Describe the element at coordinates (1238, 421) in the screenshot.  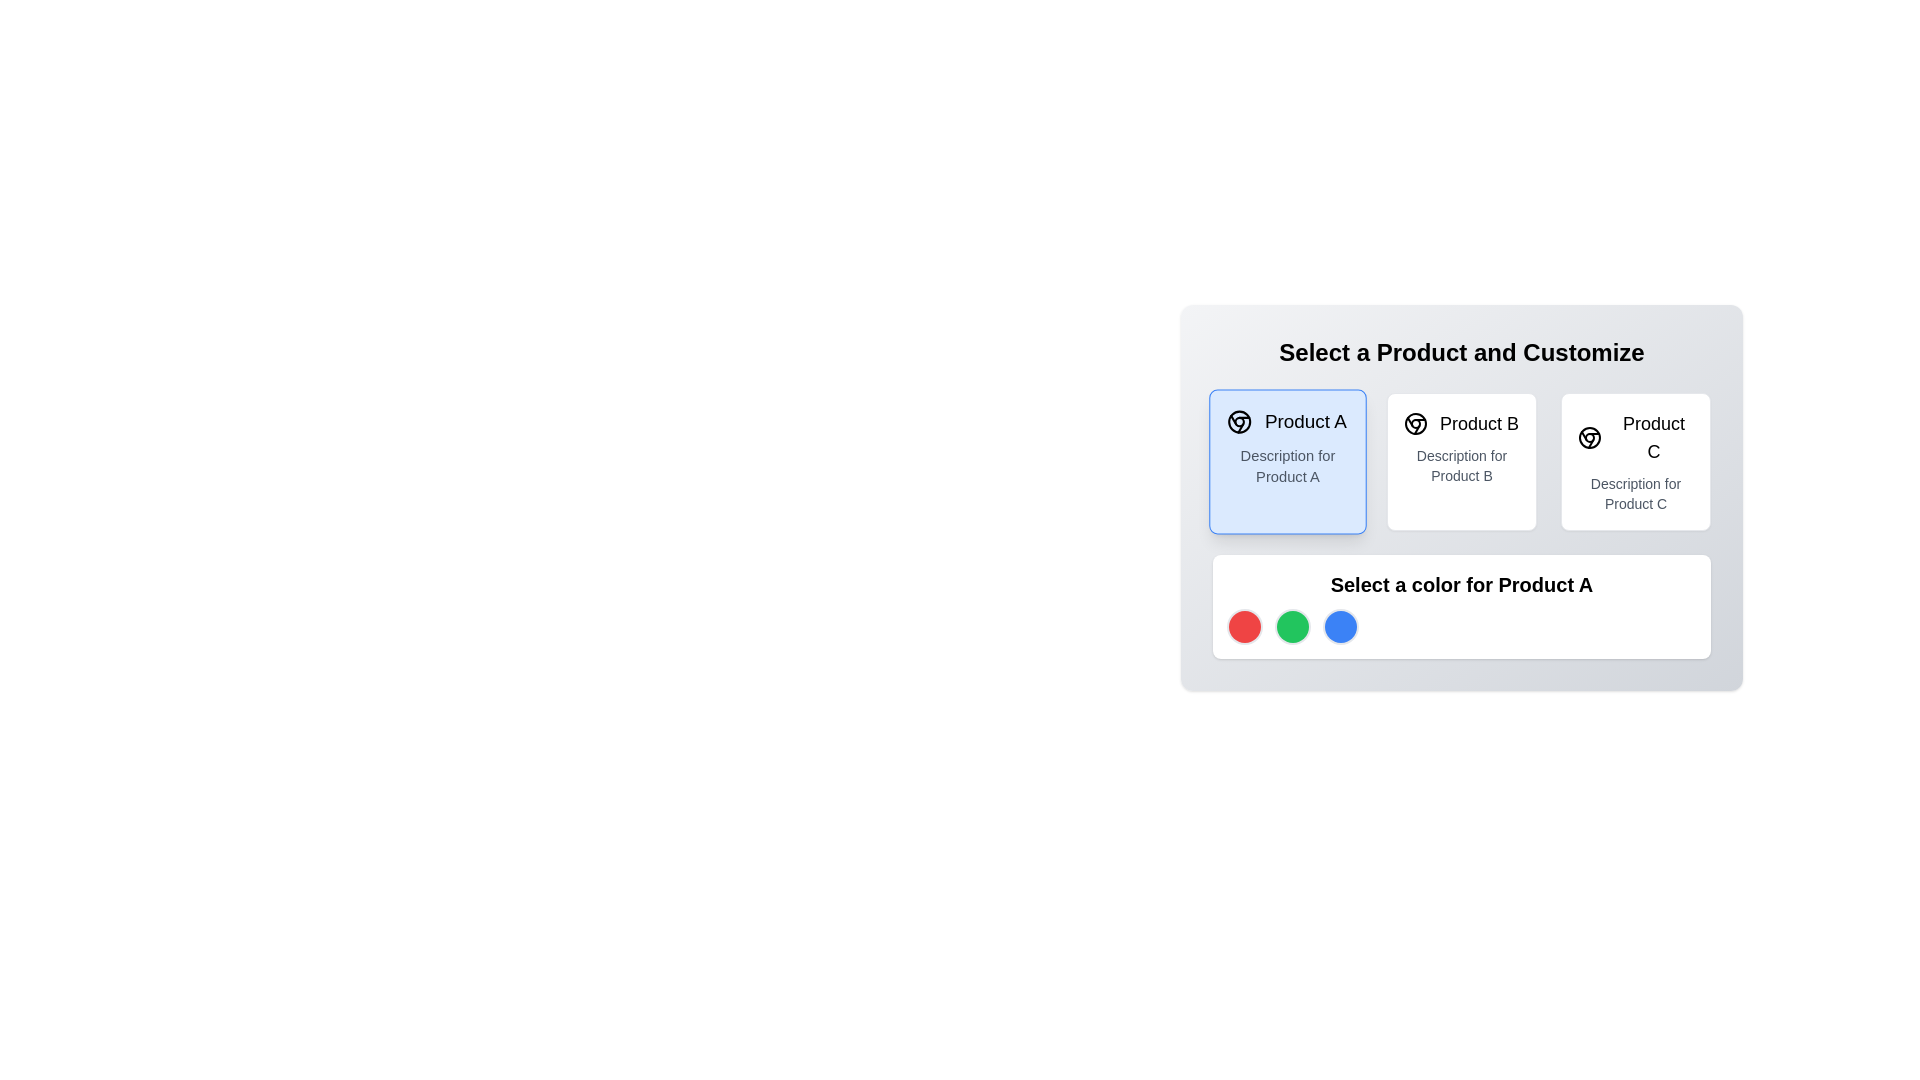
I see `the circular graphical icon component that is part of the logo in the leftmost panel of the product selection area` at that location.